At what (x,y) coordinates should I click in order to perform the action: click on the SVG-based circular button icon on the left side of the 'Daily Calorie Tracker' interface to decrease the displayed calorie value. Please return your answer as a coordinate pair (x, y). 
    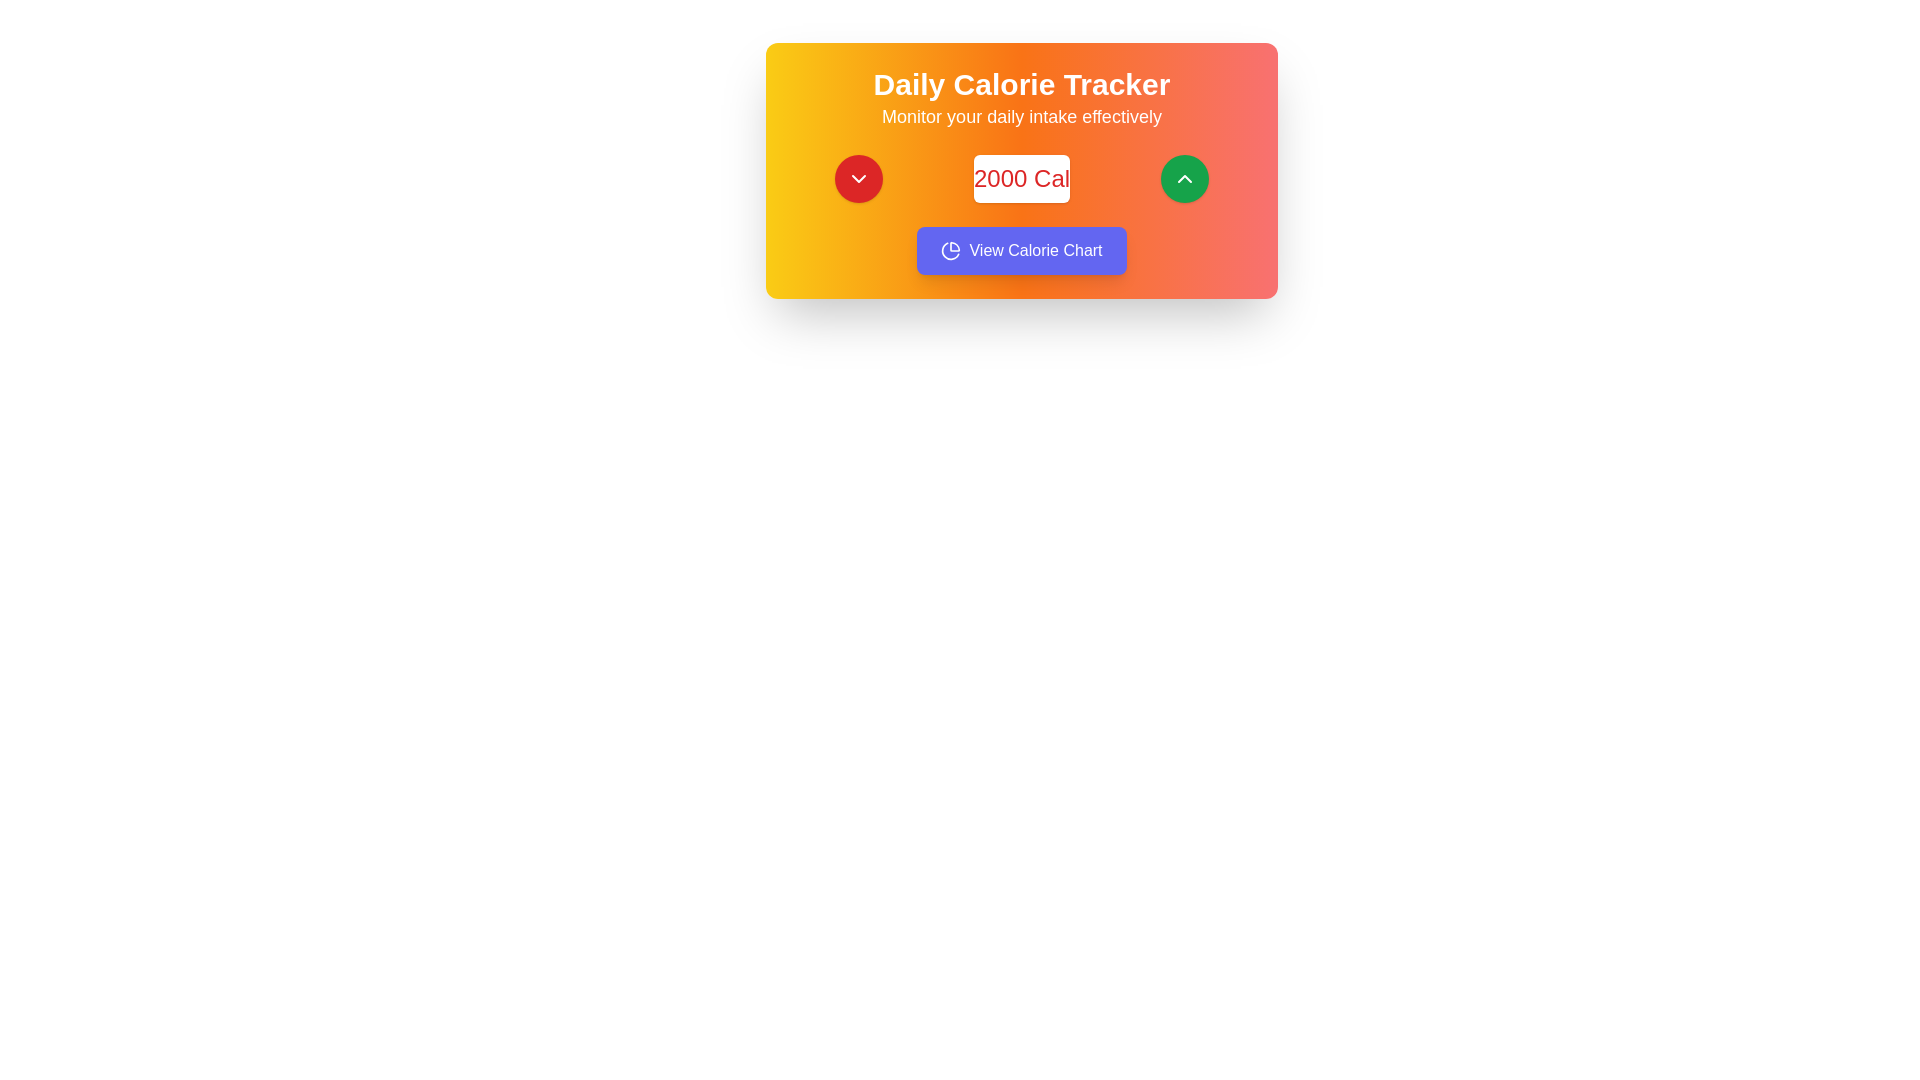
    Looking at the image, I should click on (859, 177).